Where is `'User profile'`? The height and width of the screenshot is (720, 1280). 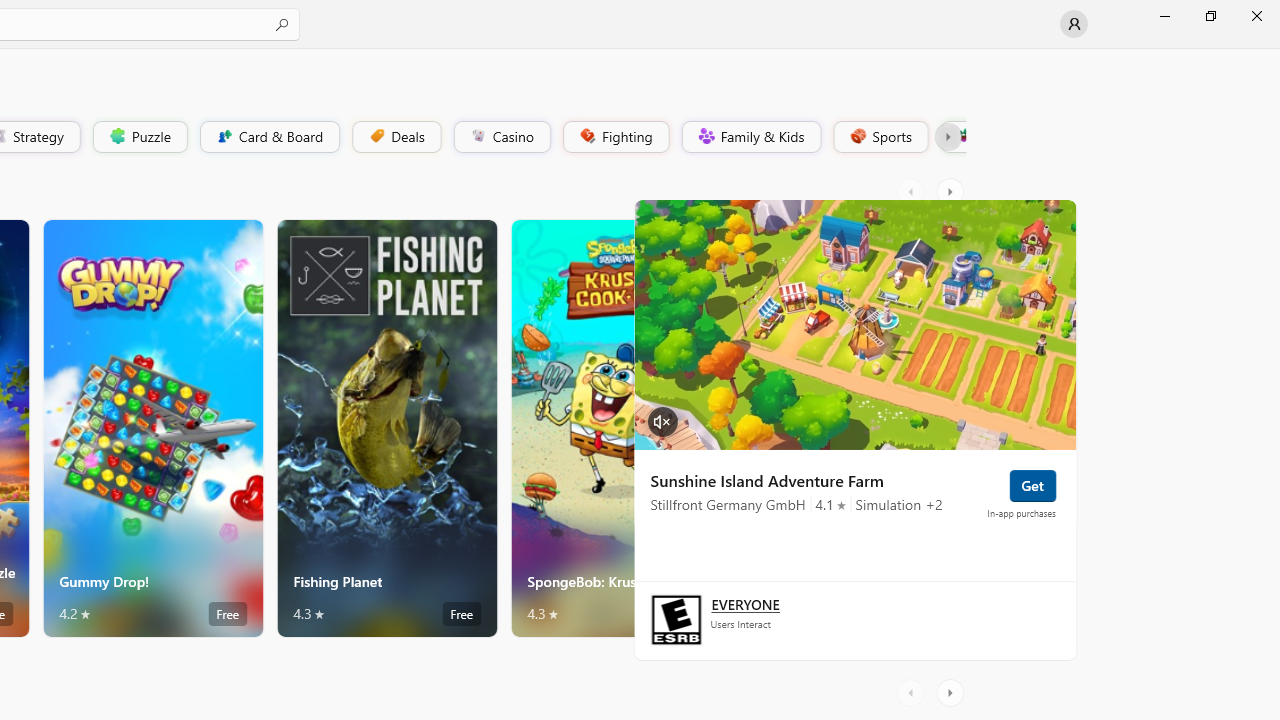
'User profile' is located at coordinates (1072, 24).